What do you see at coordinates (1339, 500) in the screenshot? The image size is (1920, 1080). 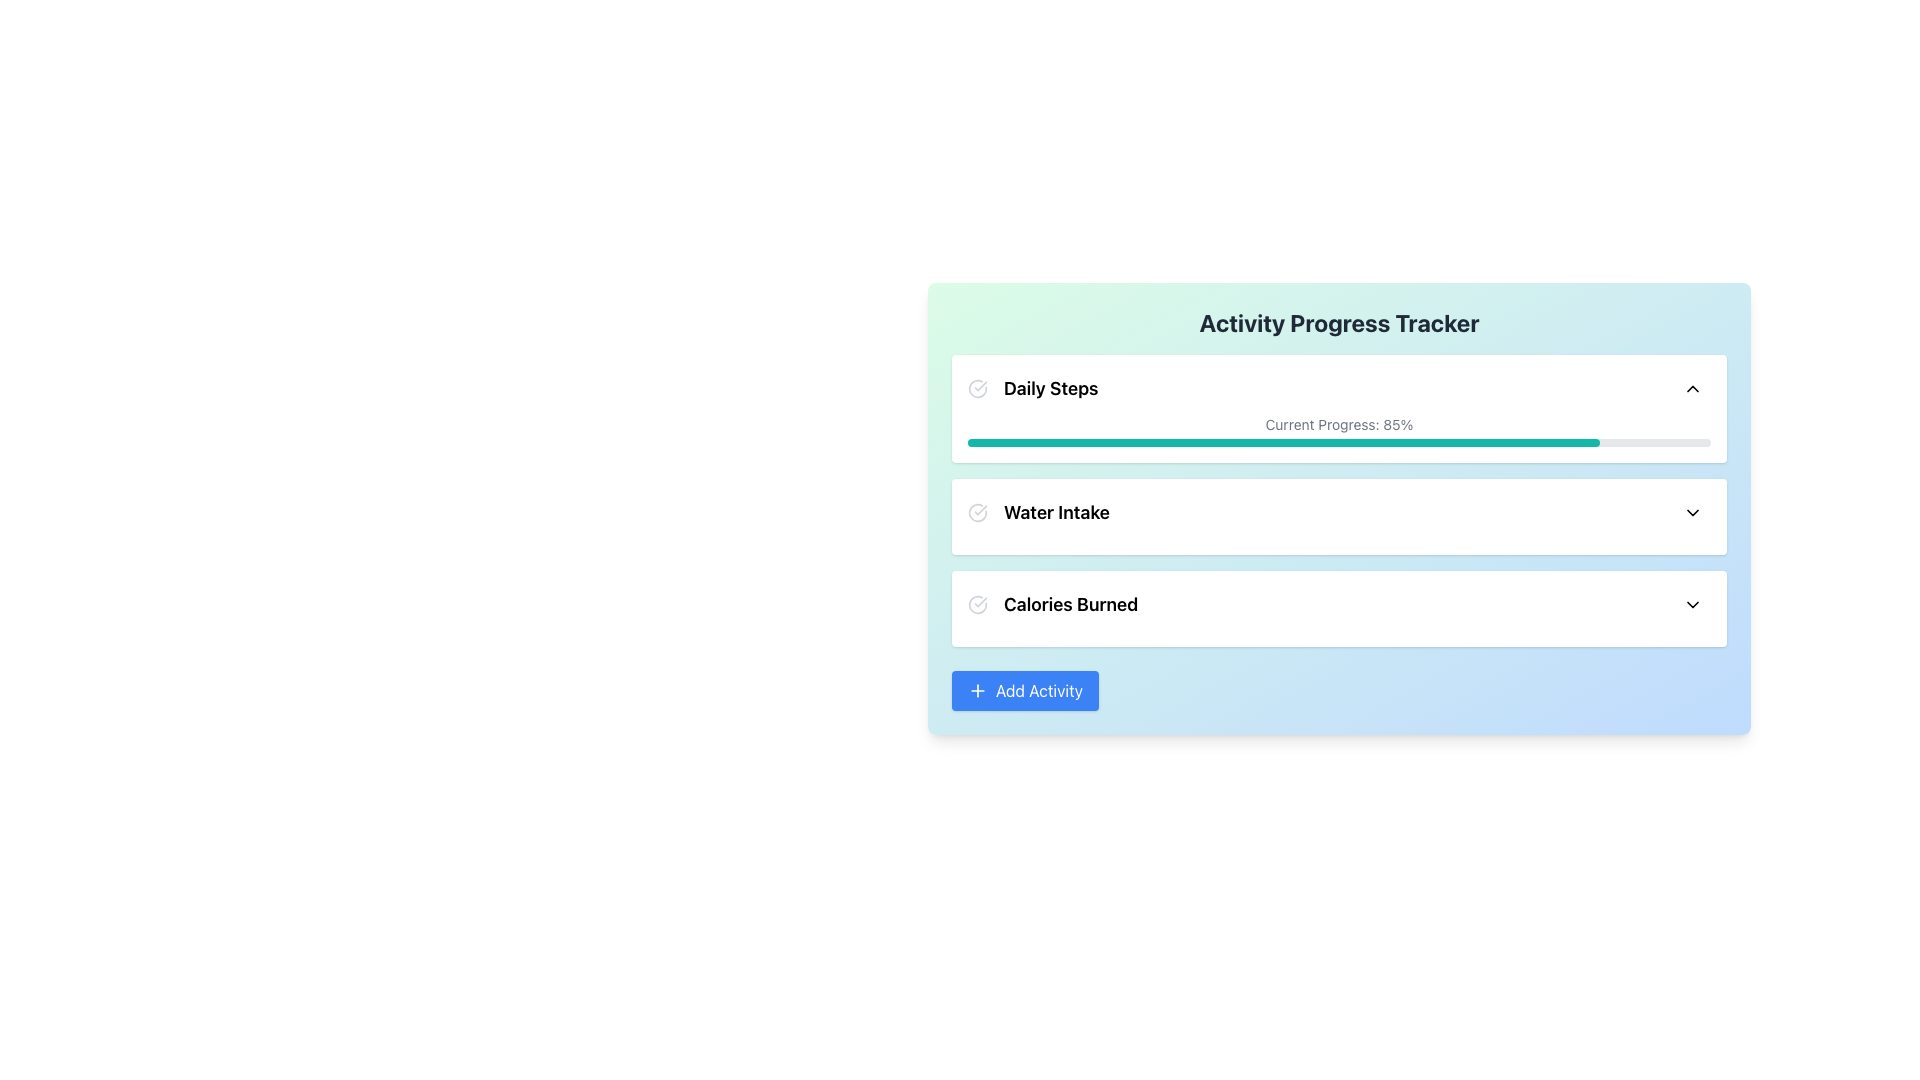 I see `the topmost activity block in the 'Activity Progress Tracker' that displays the user's daily steps progress` at bounding box center [1339, 500].